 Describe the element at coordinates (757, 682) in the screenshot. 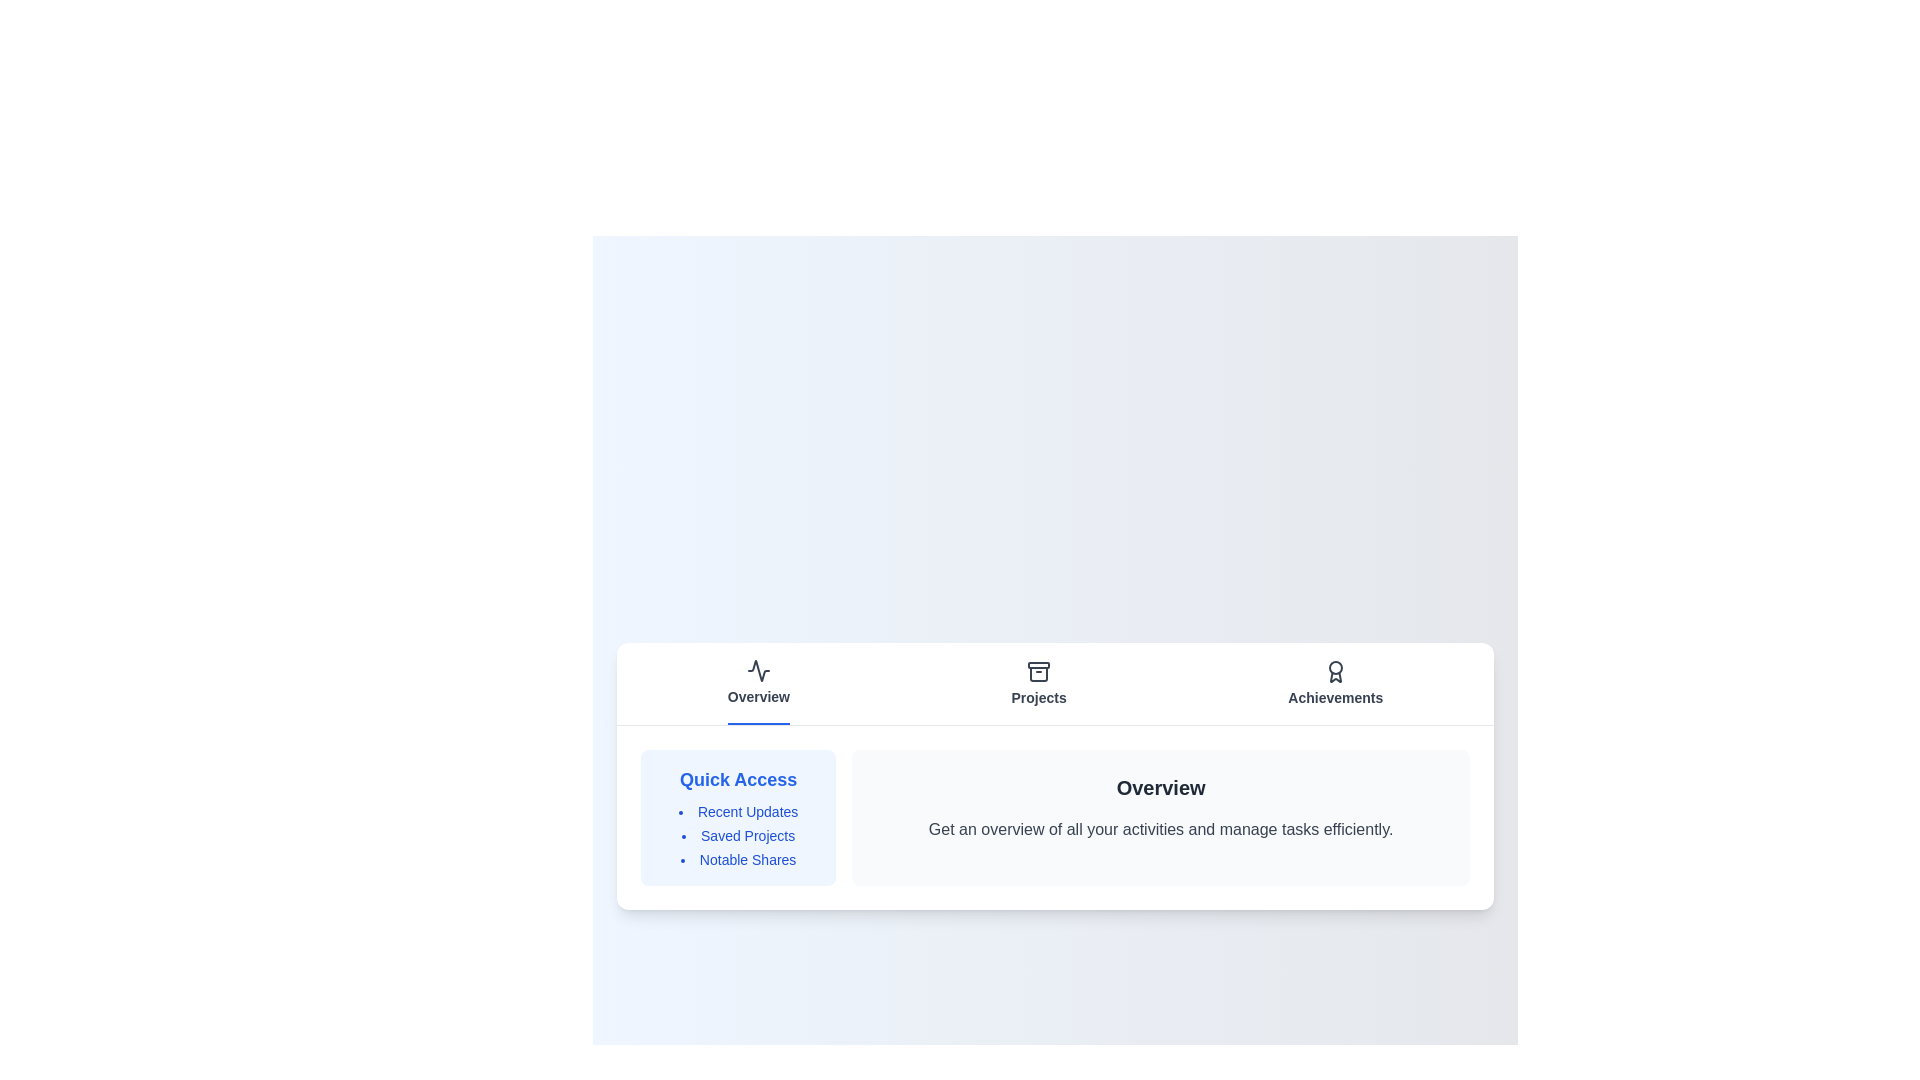

I see `the Overview tab to view its content` at that location.